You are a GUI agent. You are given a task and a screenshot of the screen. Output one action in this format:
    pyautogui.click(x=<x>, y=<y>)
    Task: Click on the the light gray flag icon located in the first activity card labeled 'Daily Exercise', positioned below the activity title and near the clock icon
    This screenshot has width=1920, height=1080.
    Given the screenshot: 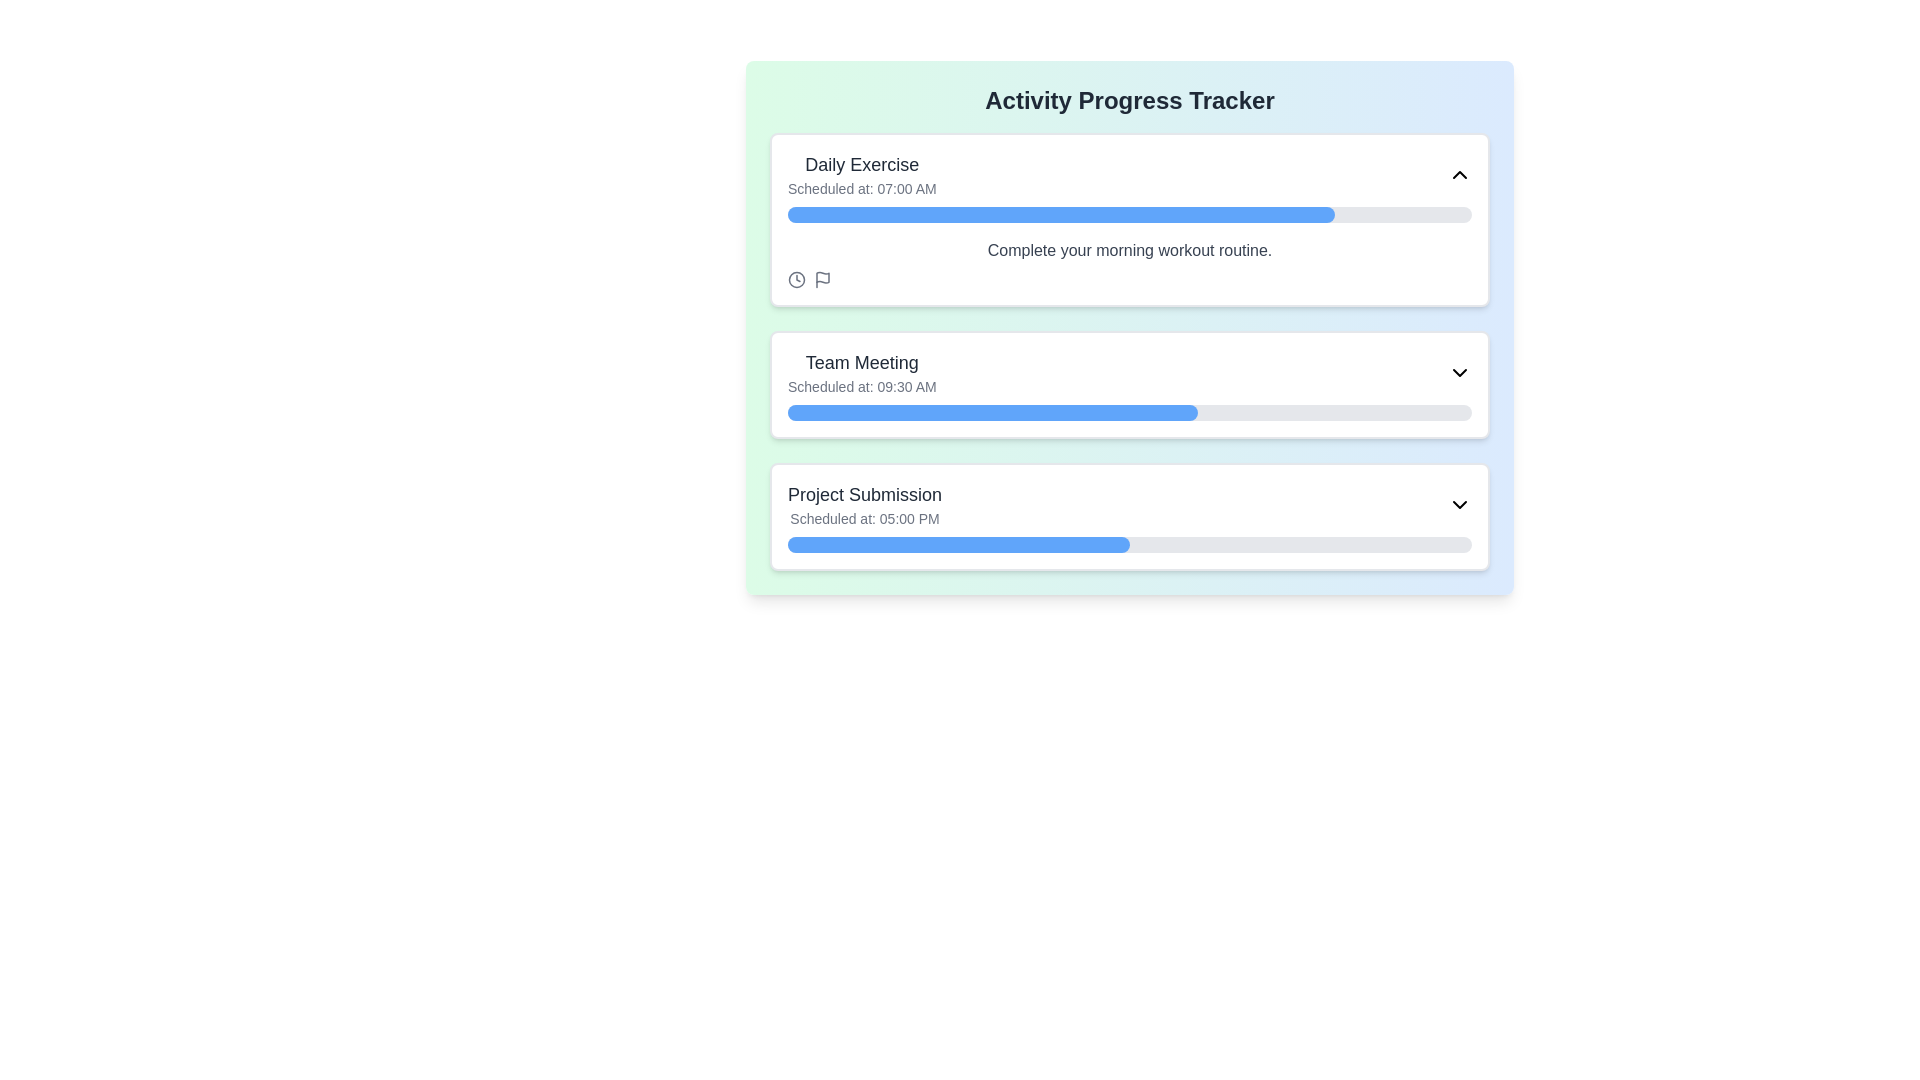 What is the action you would take?
    pyautogui.click(x=822, y=277)
    